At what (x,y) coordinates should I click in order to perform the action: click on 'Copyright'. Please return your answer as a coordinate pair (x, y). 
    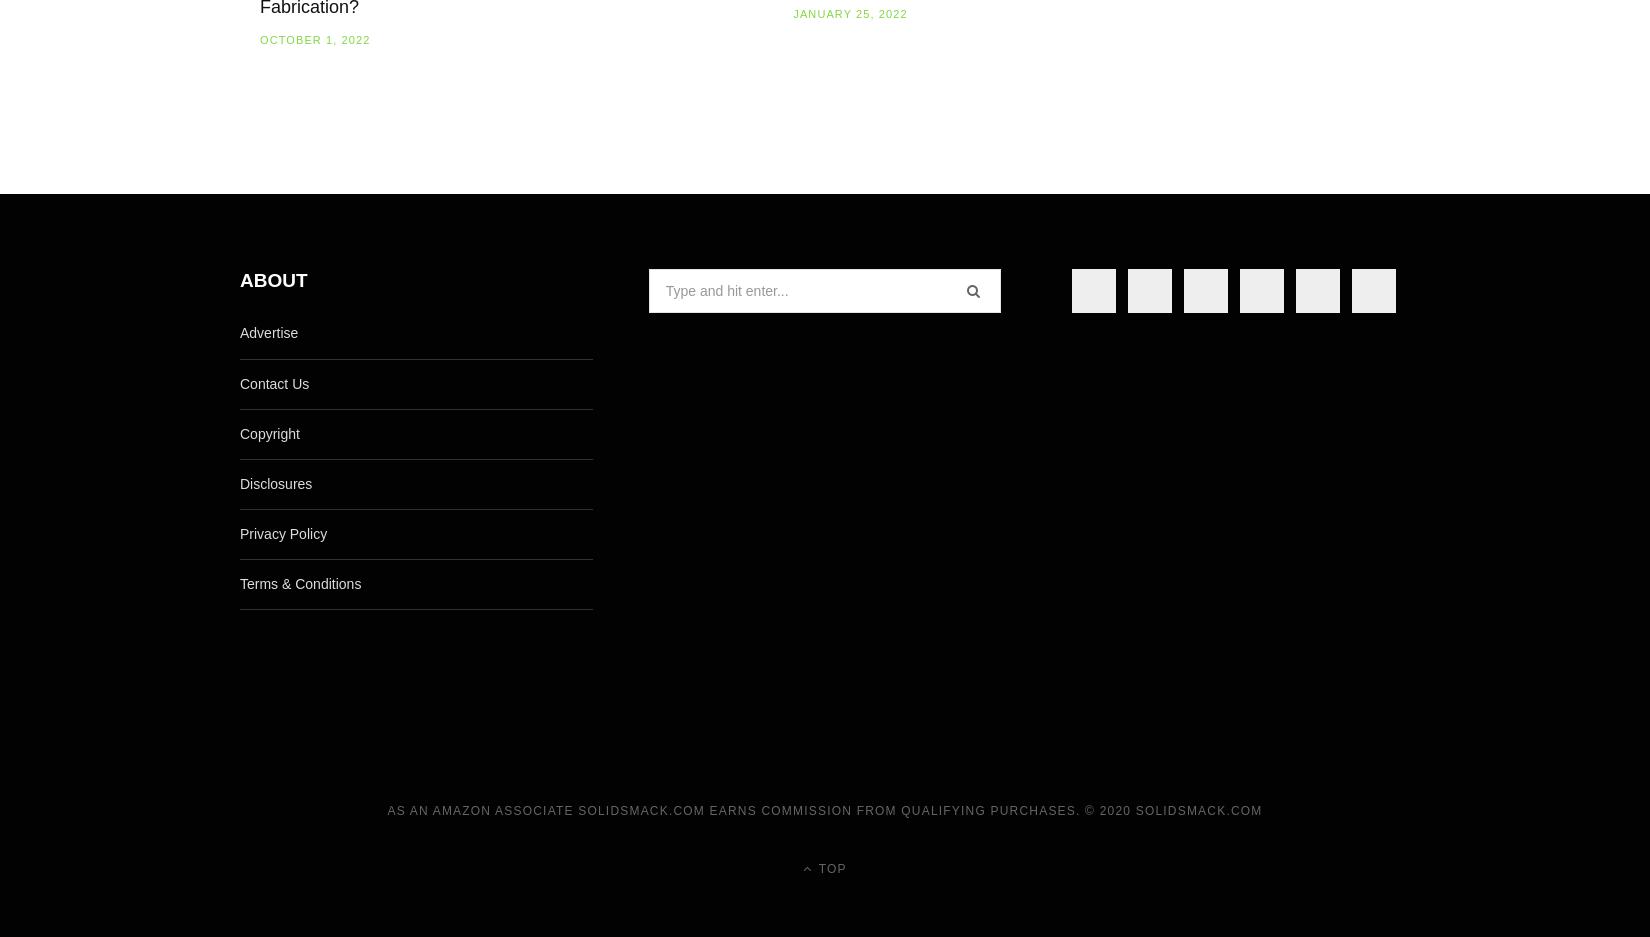
    Looking at the image, I should click on (269, 432).